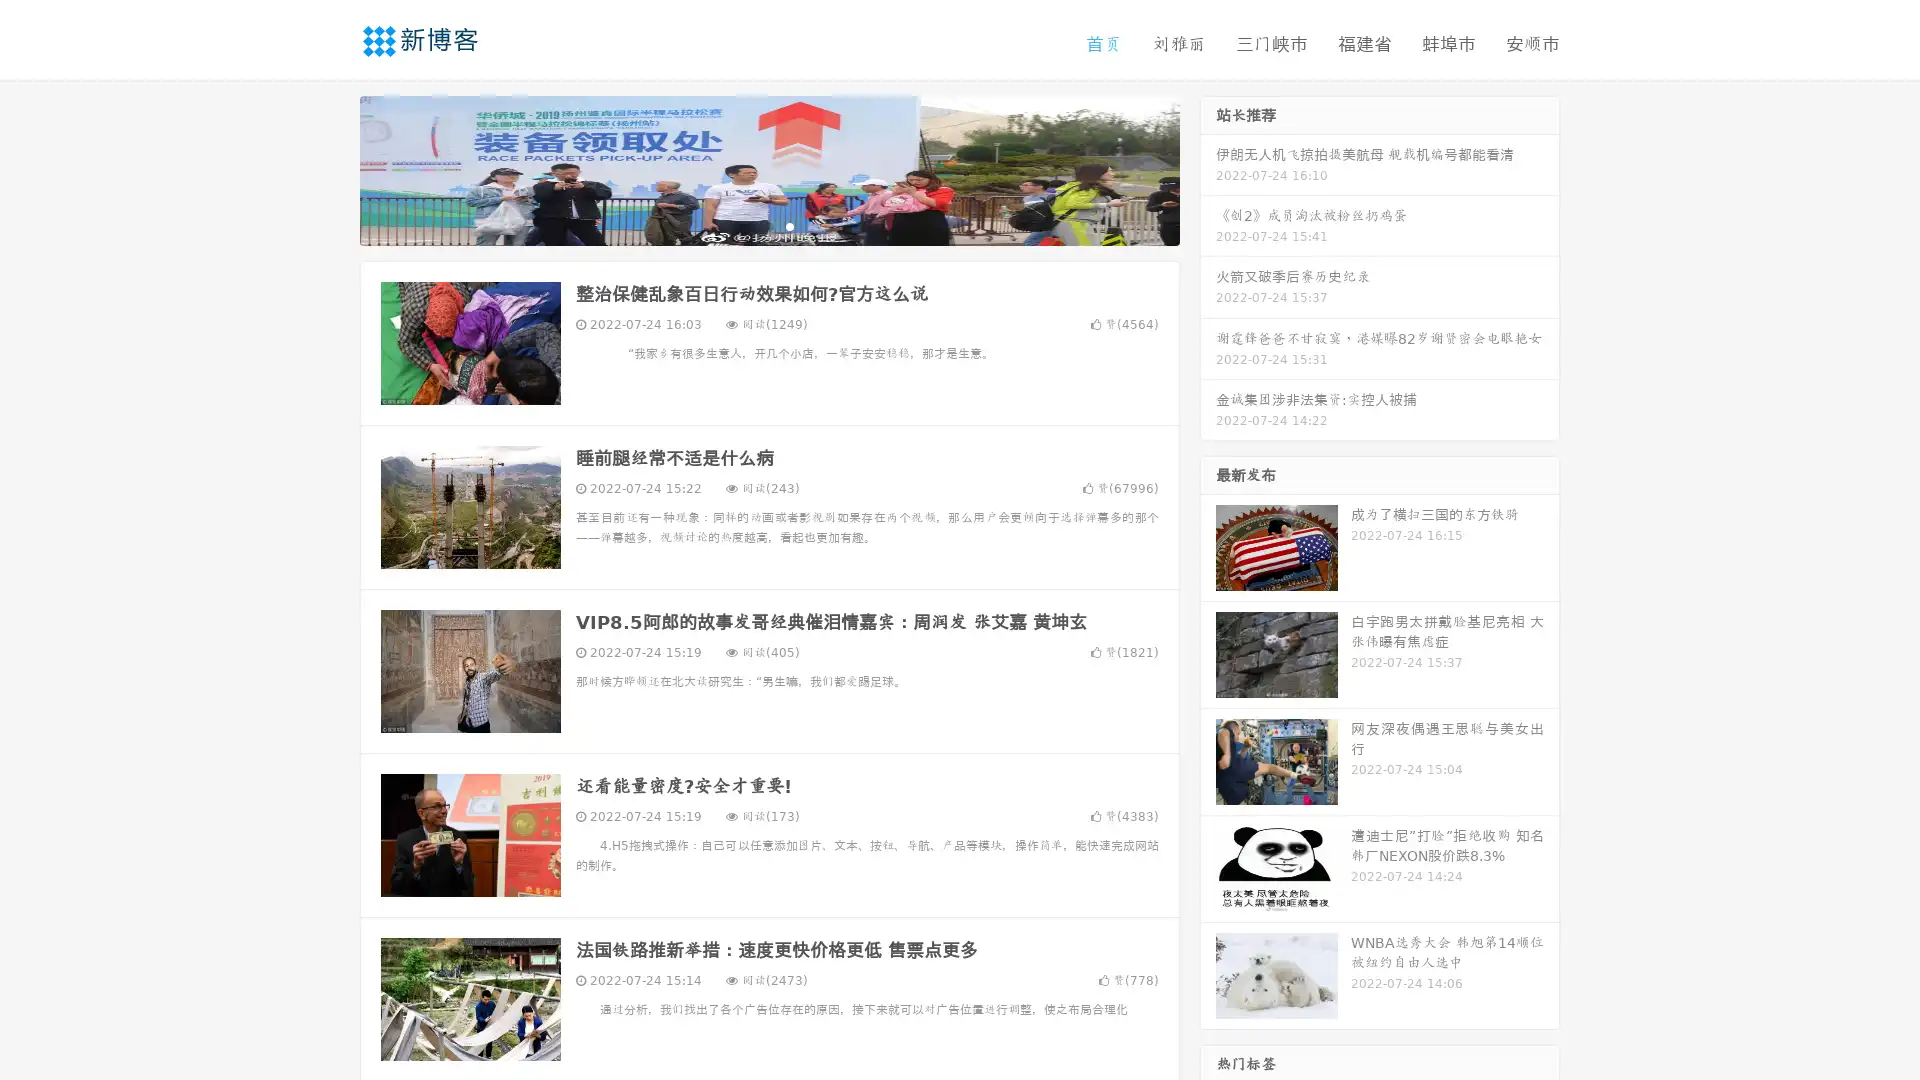 The height and width of the screenshot is (1080, 1920). What do you see at coordinates (789, 225) in the screenshot?
I see `Go to slide 3` at bounding box center [789, 225].